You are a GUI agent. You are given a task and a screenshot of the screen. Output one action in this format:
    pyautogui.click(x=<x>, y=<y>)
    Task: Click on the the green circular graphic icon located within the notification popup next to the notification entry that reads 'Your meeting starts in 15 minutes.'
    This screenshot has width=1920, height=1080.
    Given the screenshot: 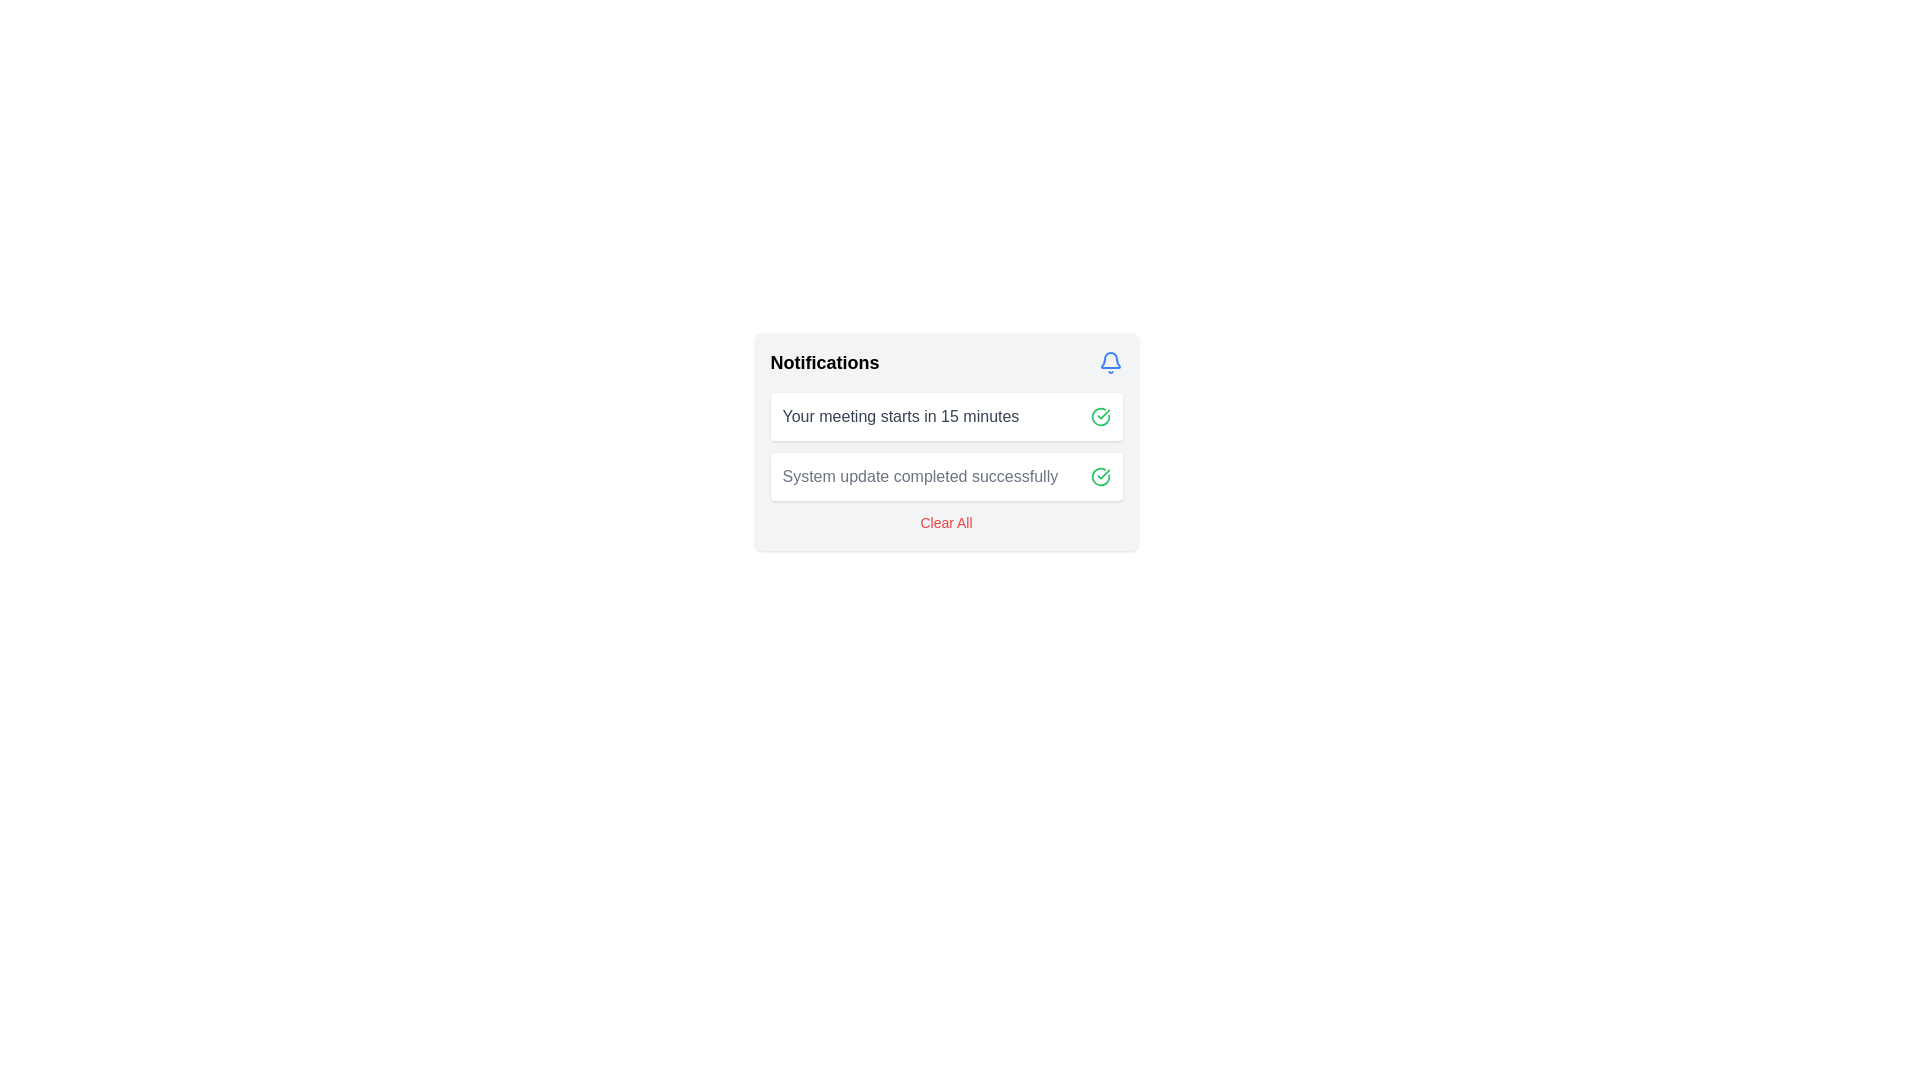 What is the action you would take?
    pyautogui.click(x=1099, y=477)
    